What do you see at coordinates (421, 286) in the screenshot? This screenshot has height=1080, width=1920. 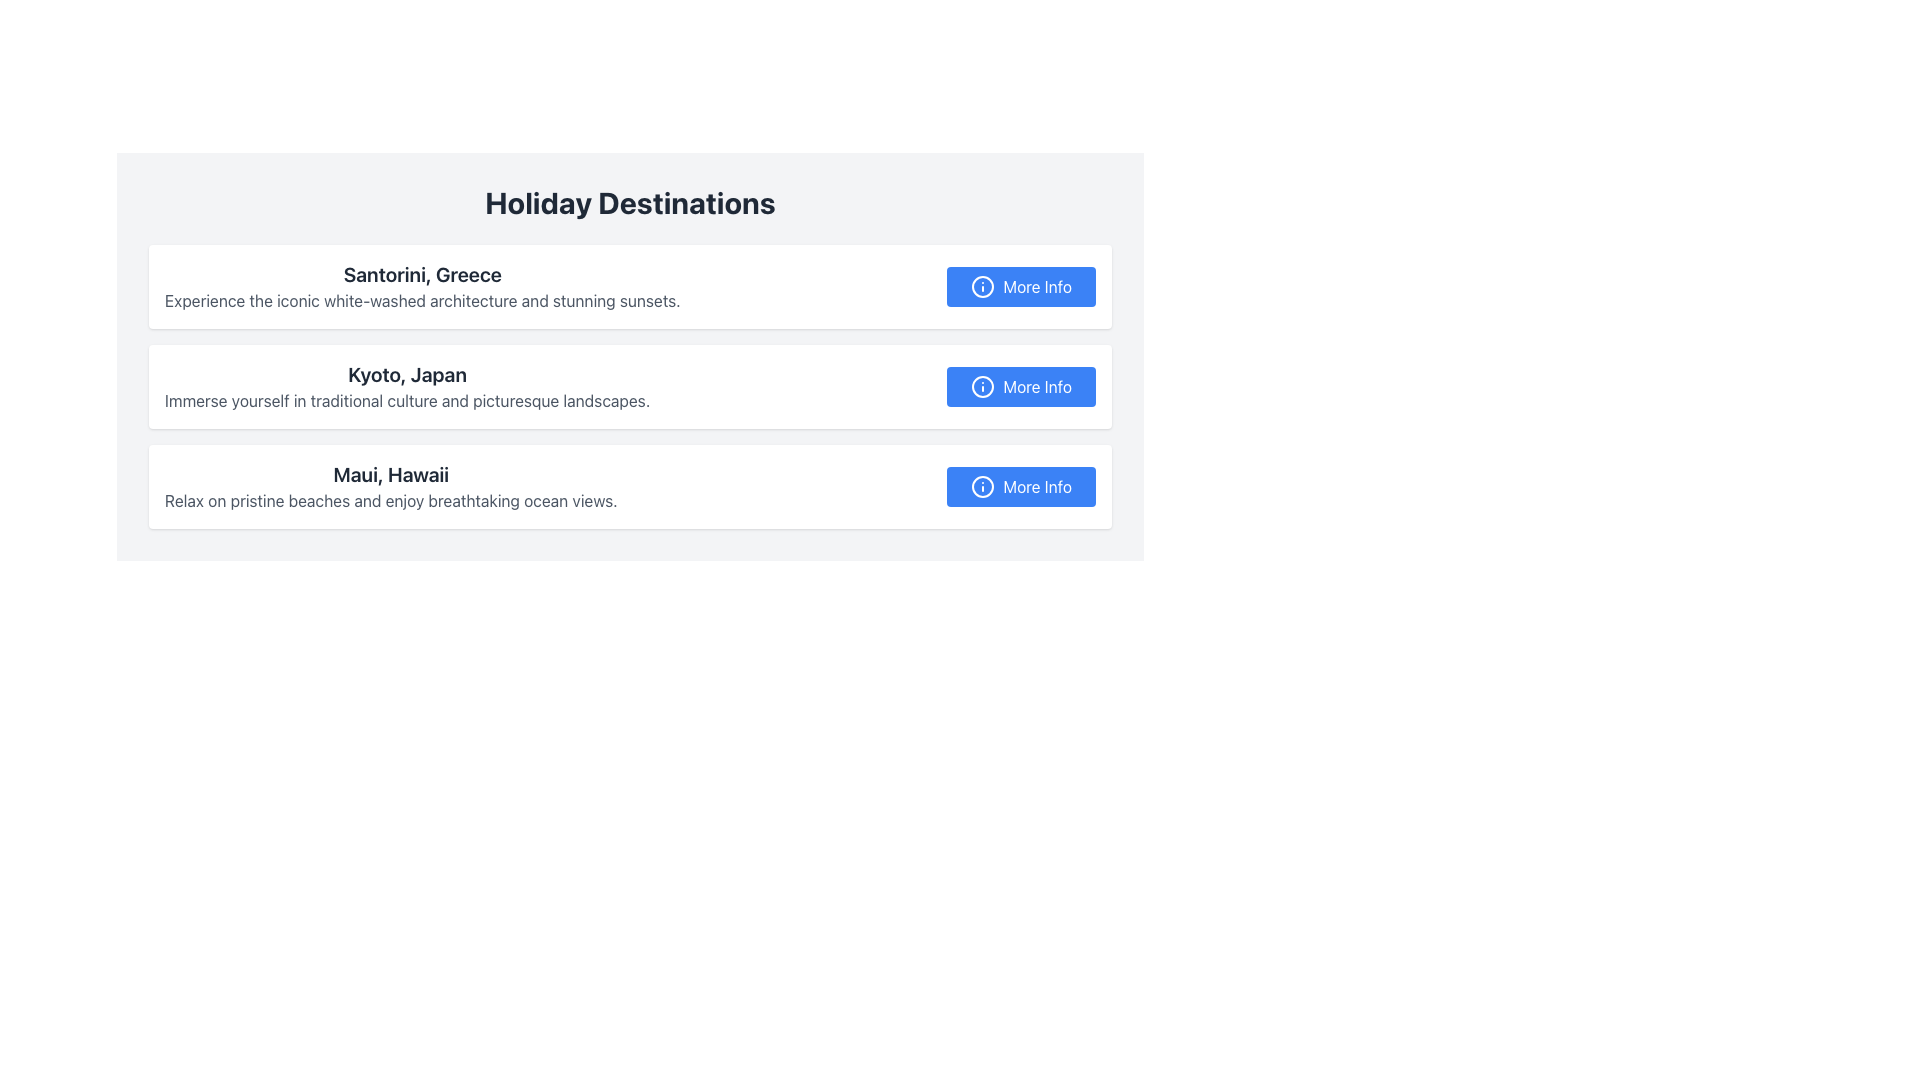 I see `the descriptive text block for 'Santorini, Greece', which features a bold title and a subtitle, positioned at the top of the list of holiday destinations` at bounding box center [421, 286].